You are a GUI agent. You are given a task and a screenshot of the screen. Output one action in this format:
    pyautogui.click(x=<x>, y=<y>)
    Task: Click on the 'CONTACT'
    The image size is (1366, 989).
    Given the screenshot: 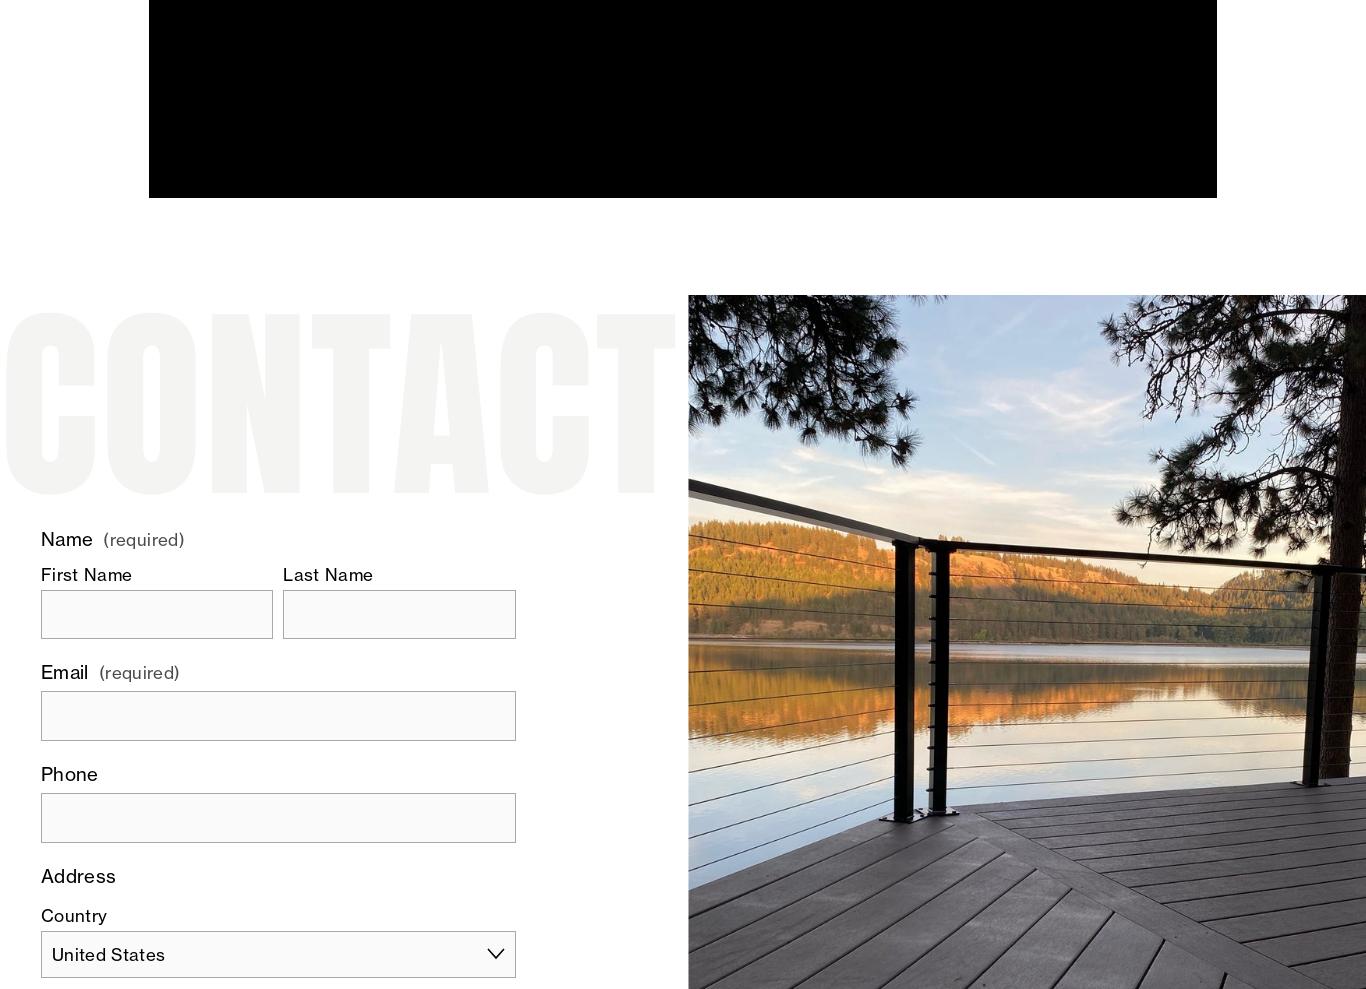 What is the action you would take?
    pyautogui.click(x=339, y=403)
    